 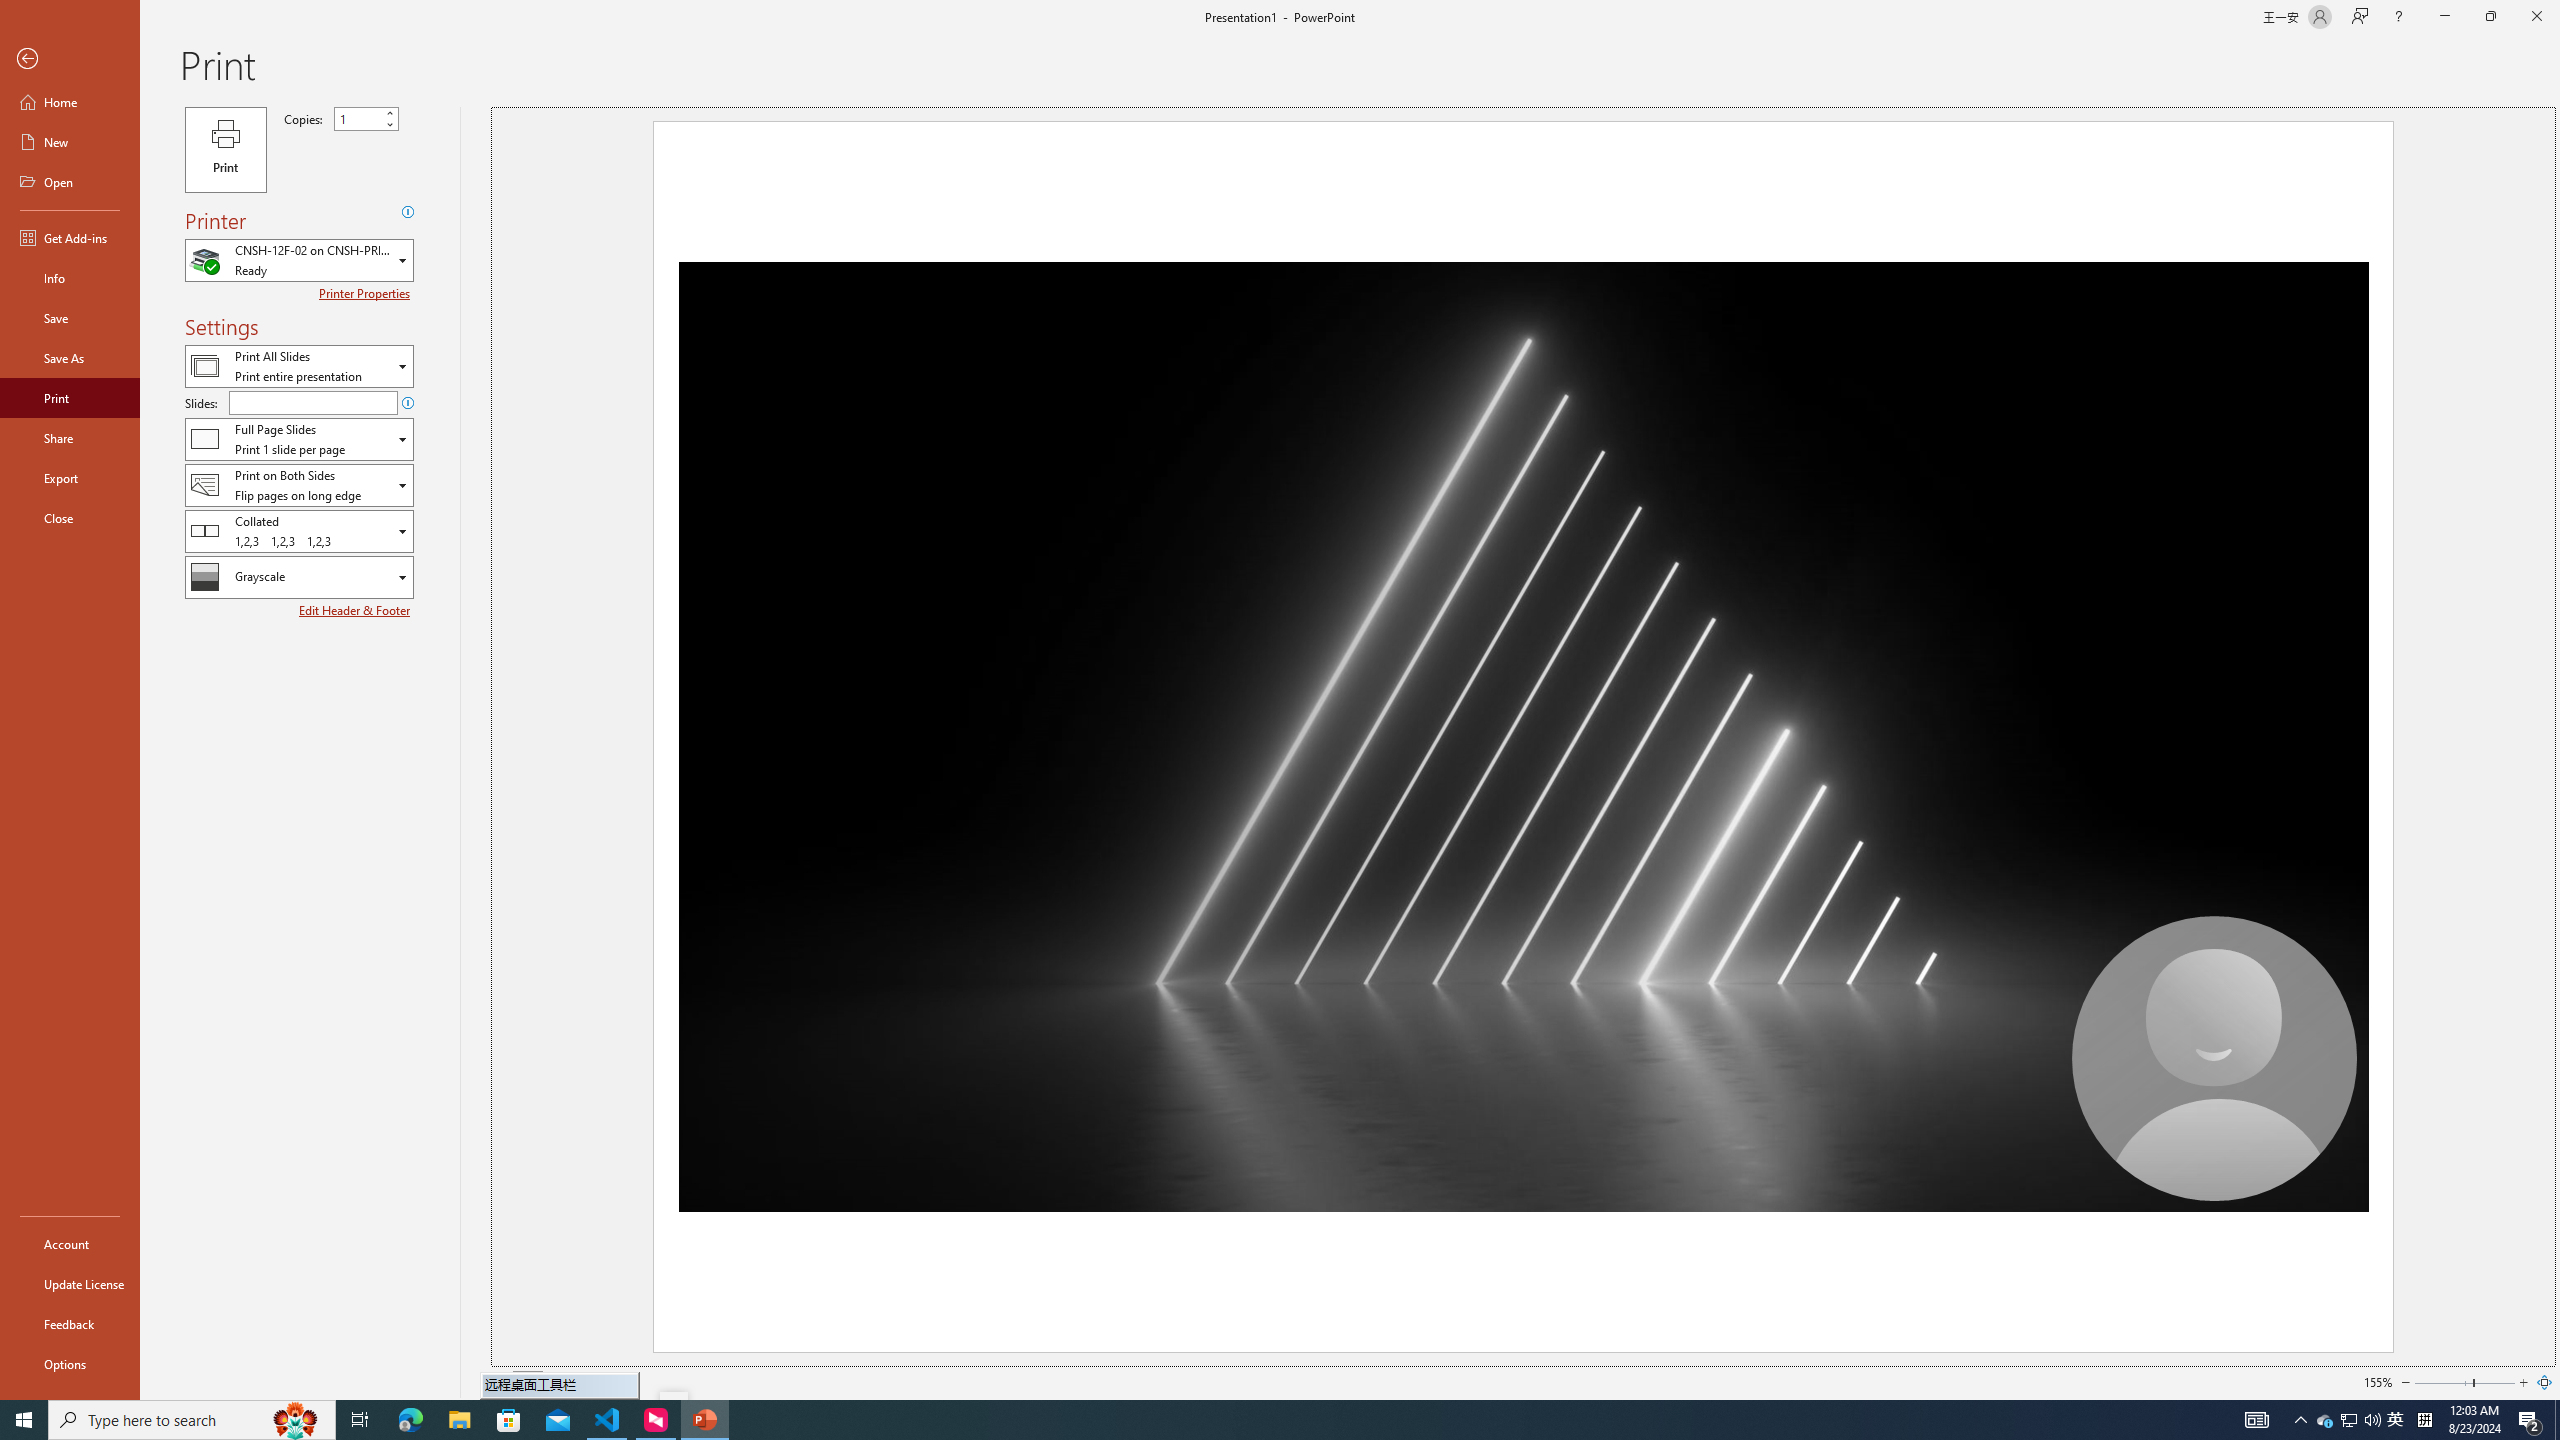 I want to click on 'Color/Grayscale', so click(x=298, y=577).